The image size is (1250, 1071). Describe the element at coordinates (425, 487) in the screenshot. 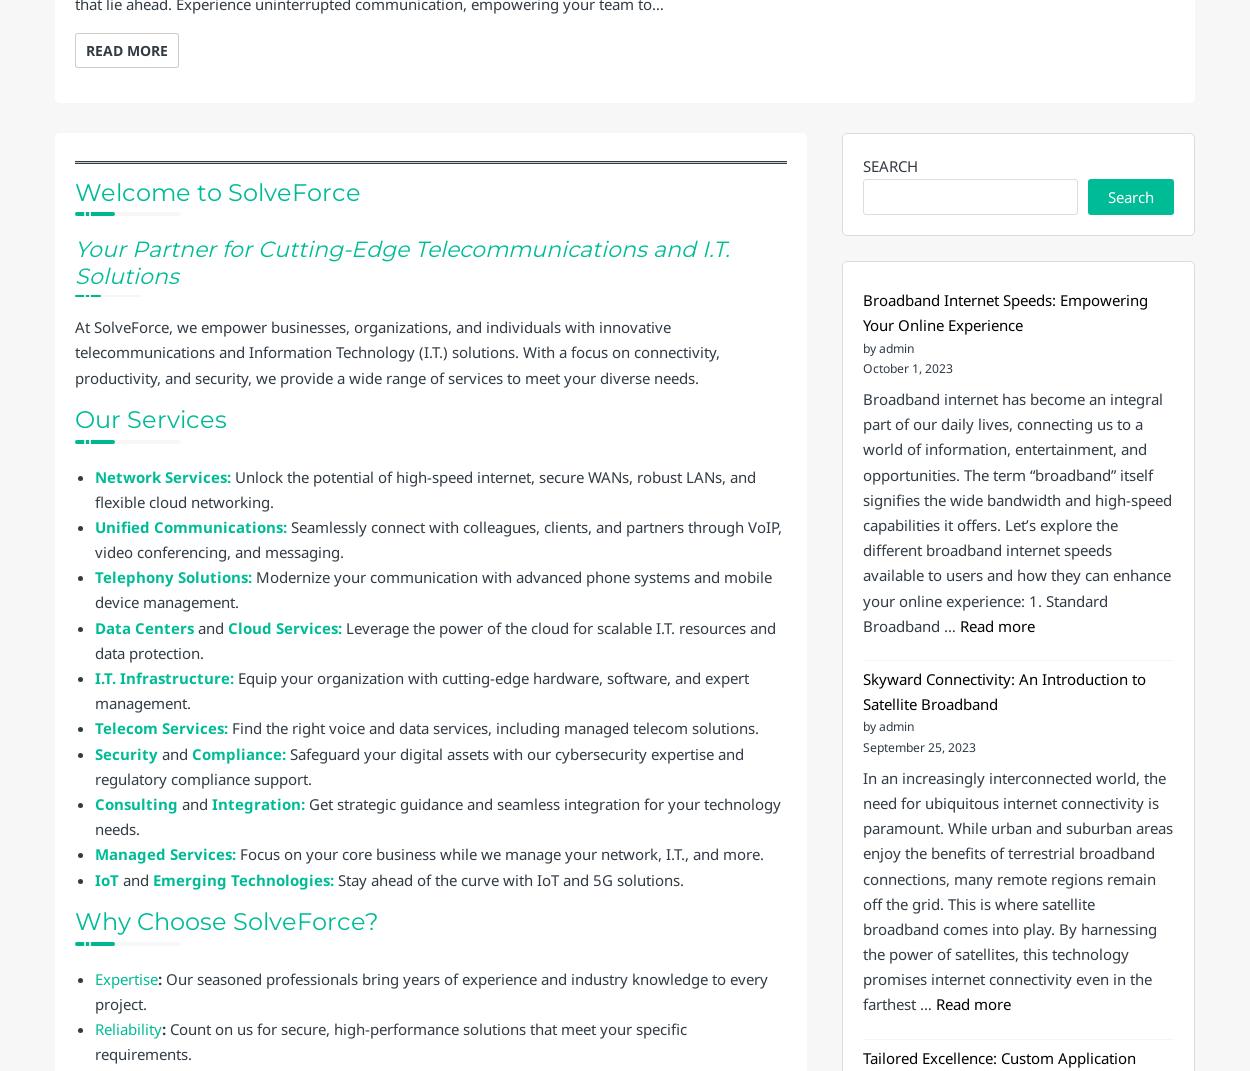

I see `'Unlock the potential of high-speed internet, secure WANs, robust LANs, and flexible cloud networking.'` at that location.